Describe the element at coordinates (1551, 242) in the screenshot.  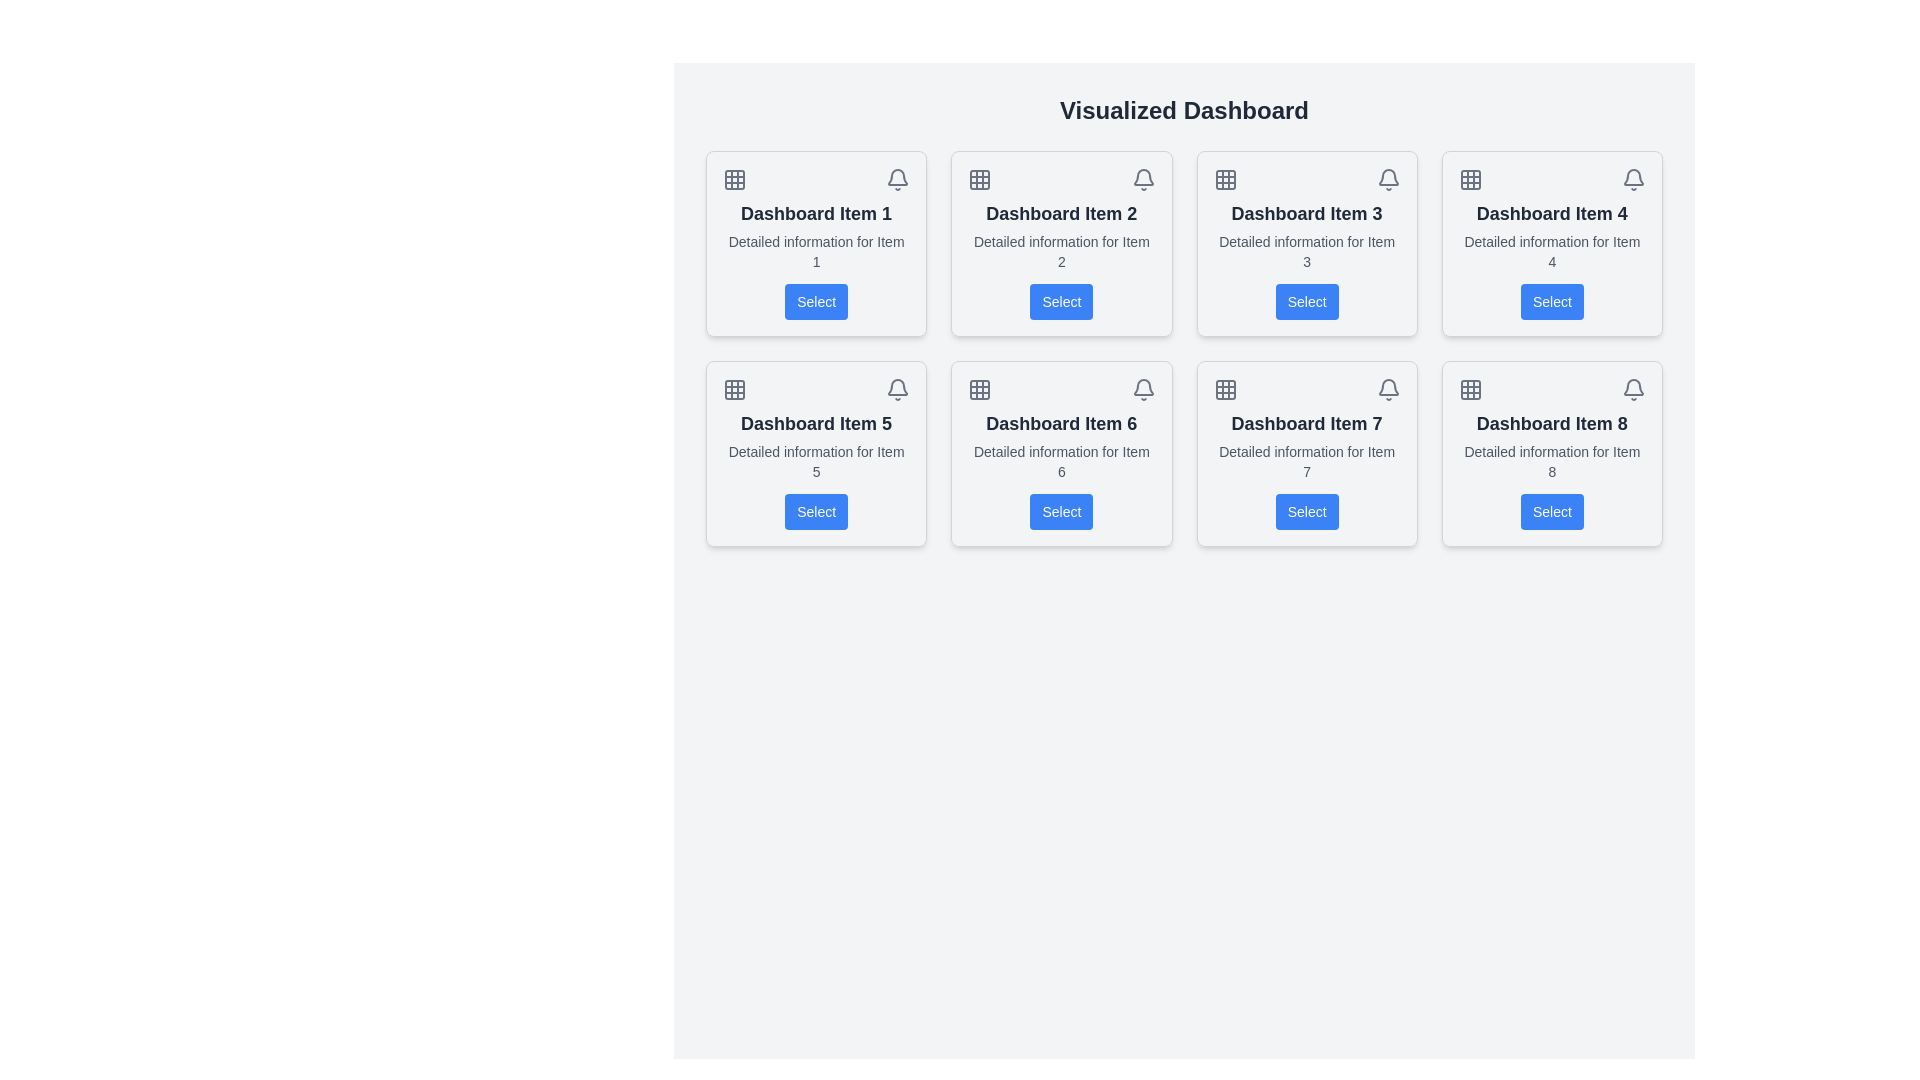
I see `the Dashboard Card representing 'Item 4' located in the top row, fourth column of the 'Visualized Dashboard'` at that location.